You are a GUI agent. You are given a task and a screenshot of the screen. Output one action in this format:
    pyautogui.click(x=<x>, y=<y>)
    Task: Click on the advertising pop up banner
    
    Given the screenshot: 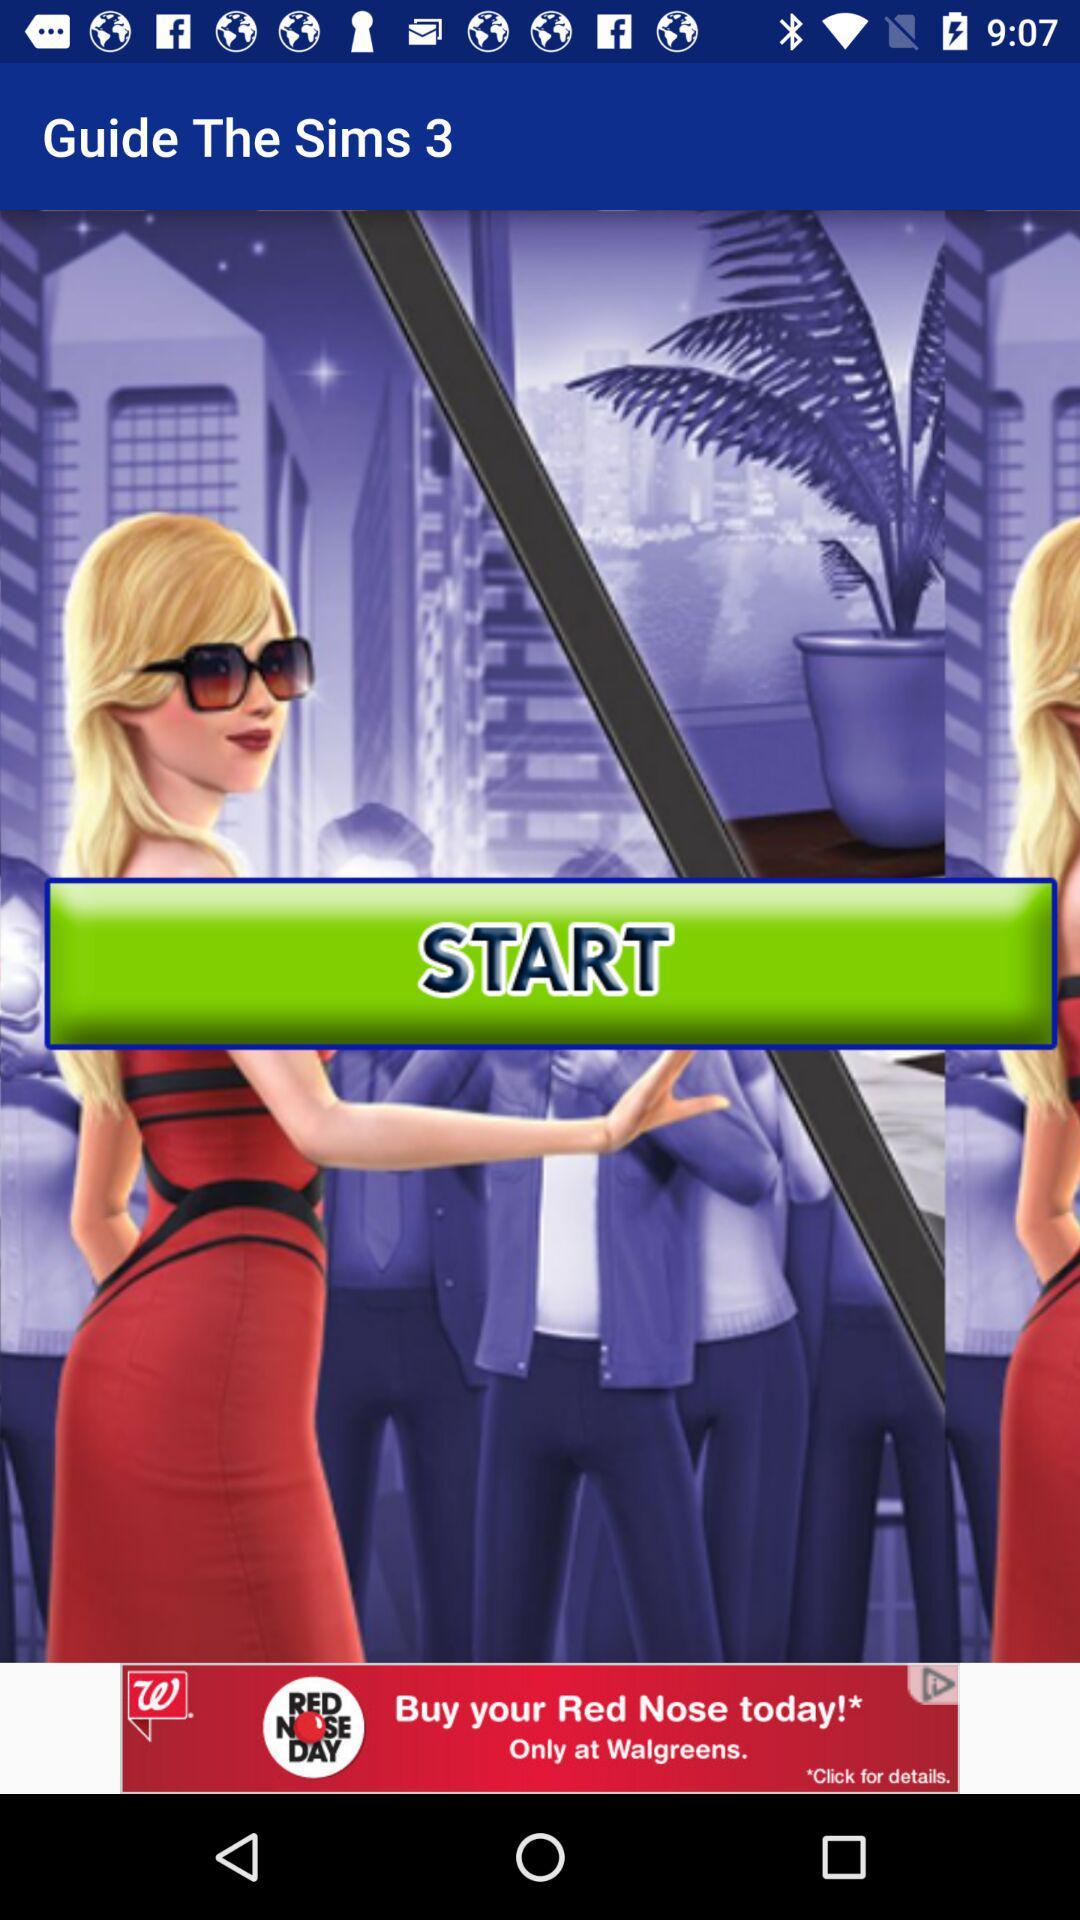 What is the action you would take?
    pyautogui.click(x=540, y=1727)
    